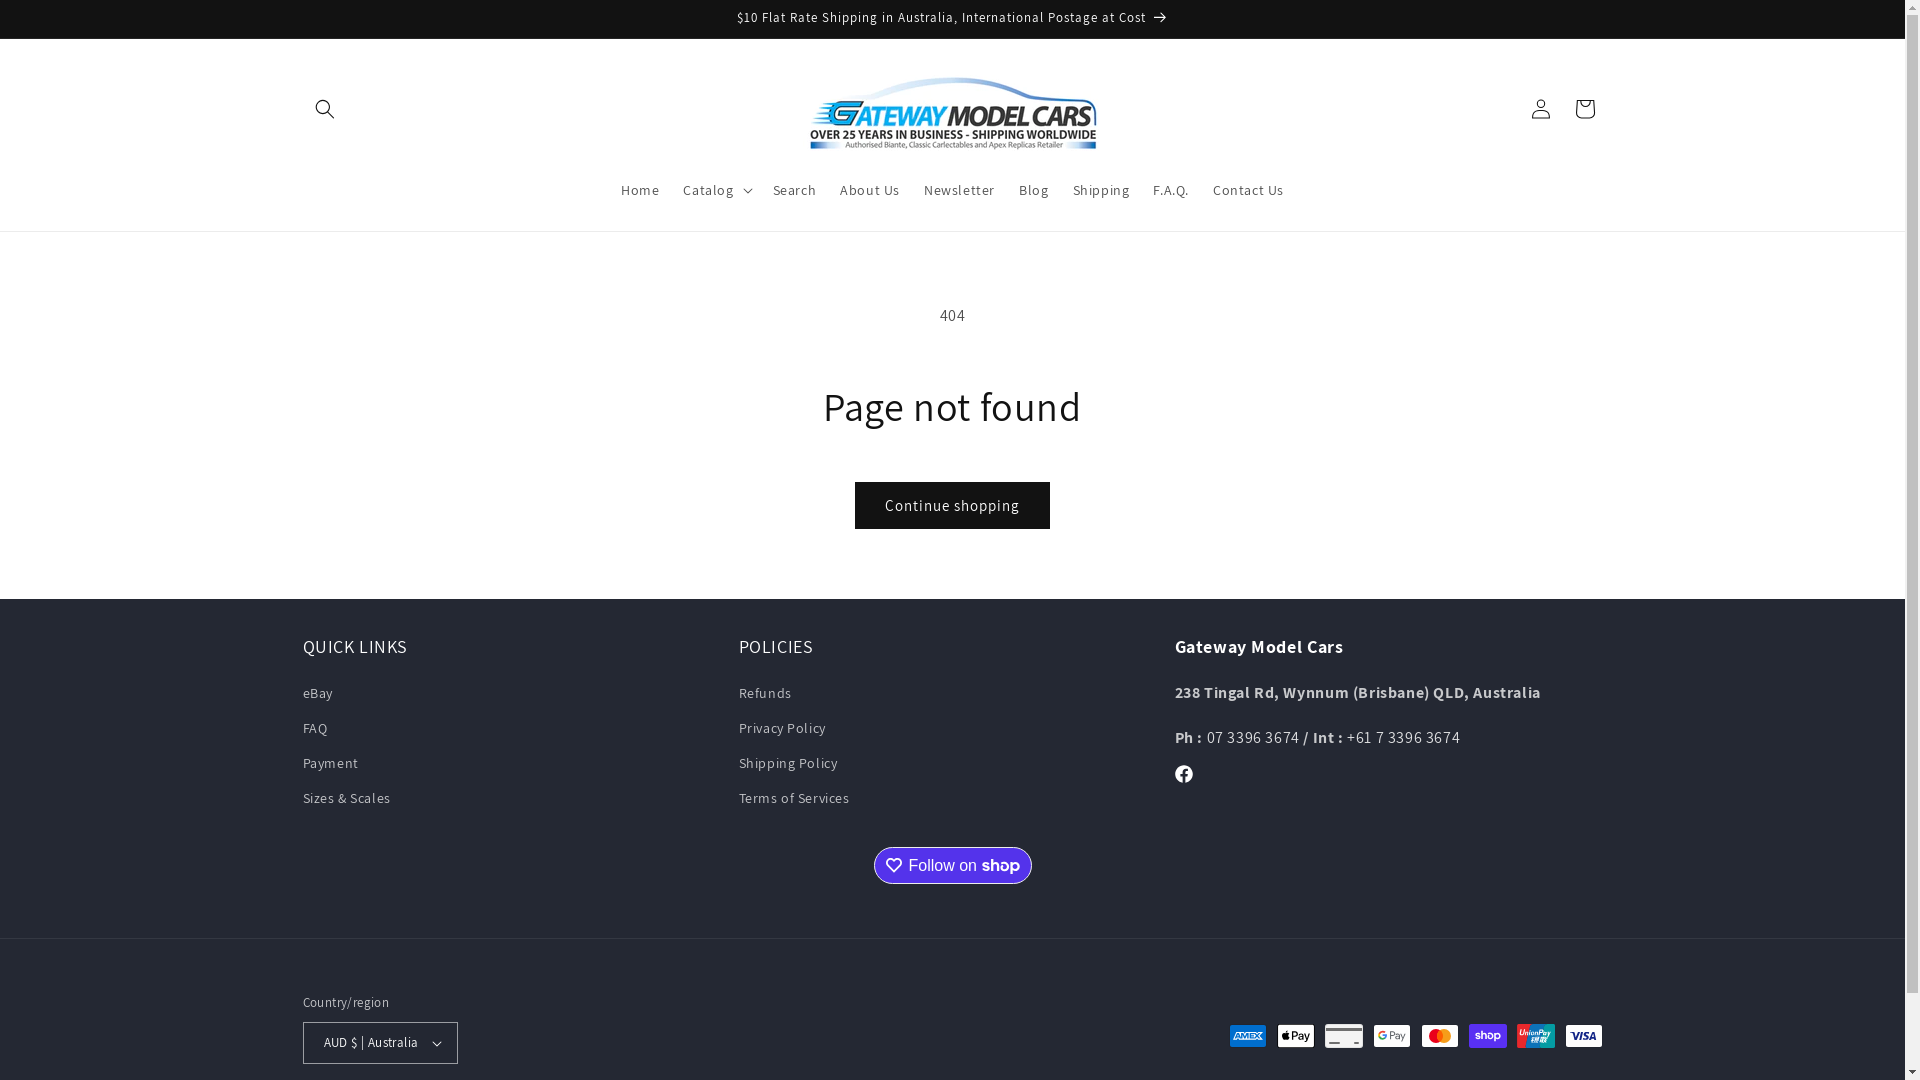 The image size is (1920, 1080). Describe the element at coordinates (869, 189) in the screenshot. I see `'About Us'` at that location.